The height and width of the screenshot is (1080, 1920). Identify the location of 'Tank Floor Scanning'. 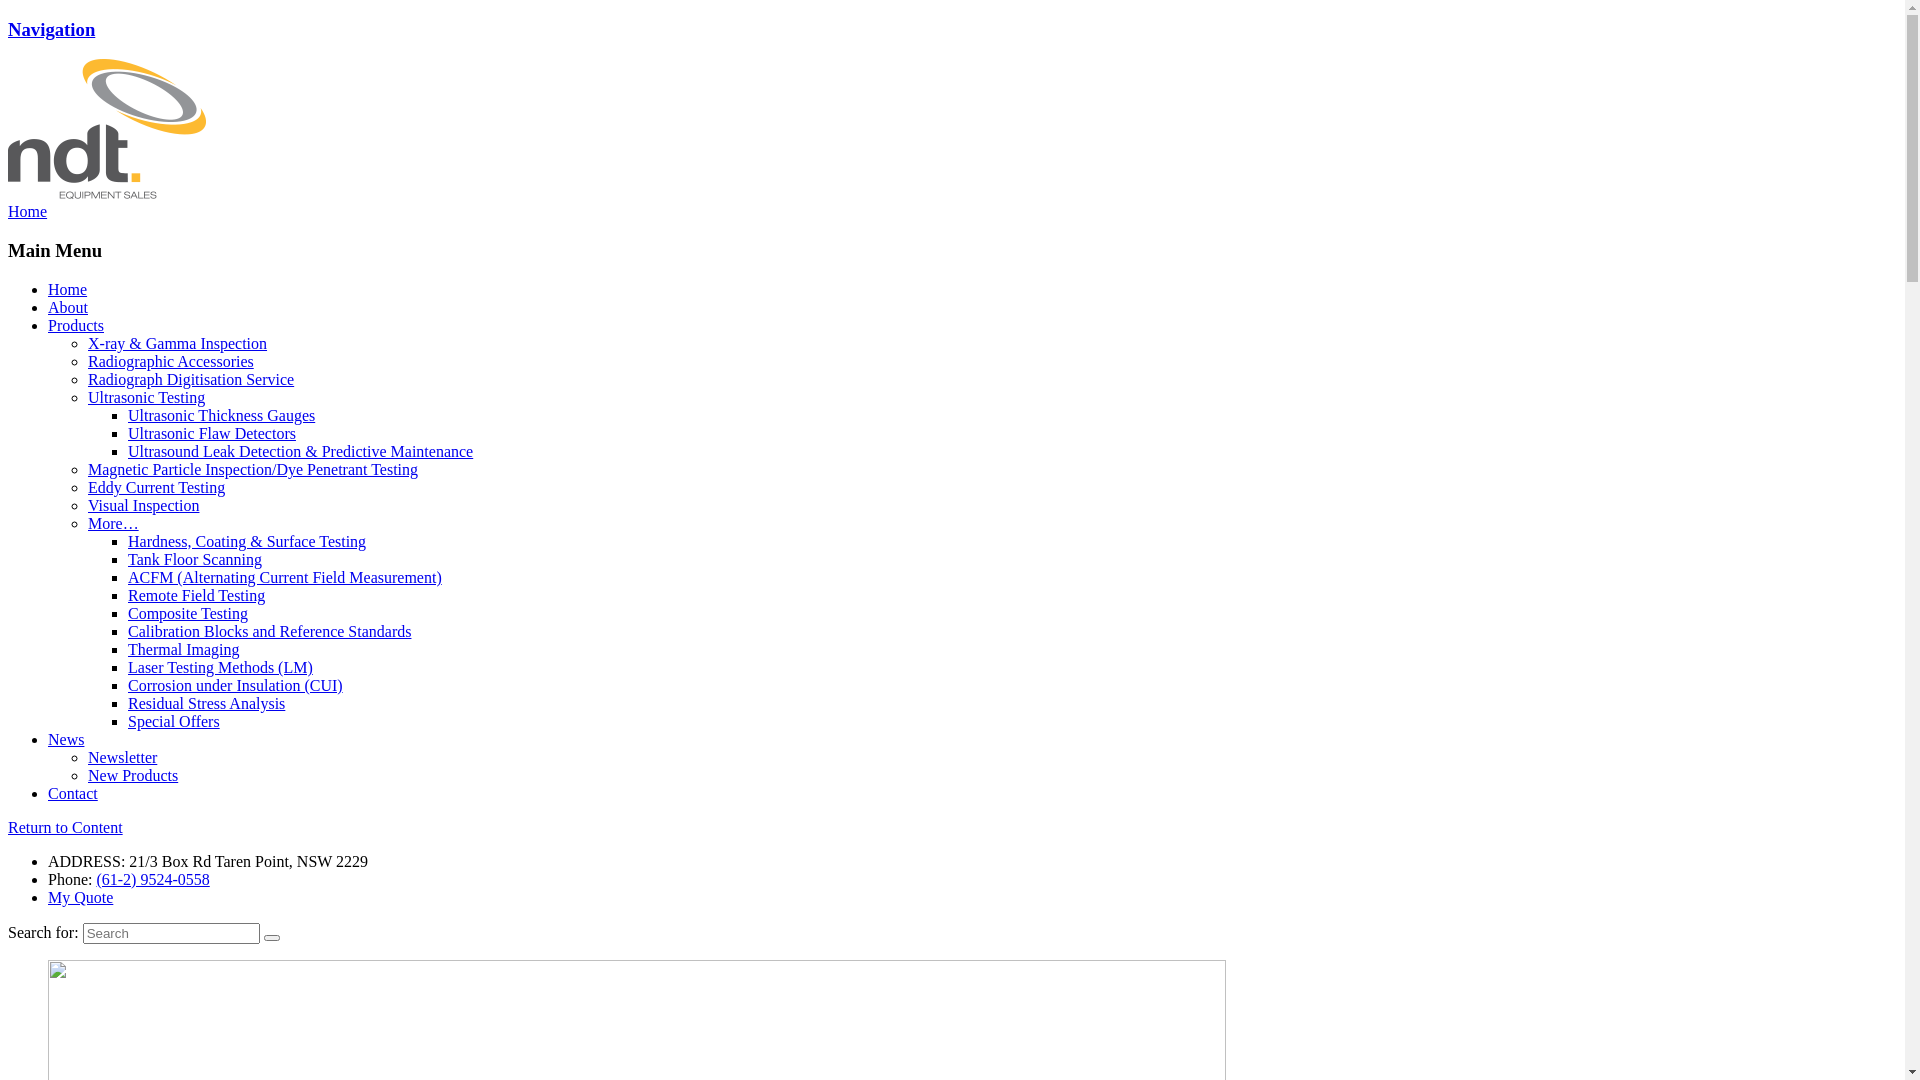
(195, 559).